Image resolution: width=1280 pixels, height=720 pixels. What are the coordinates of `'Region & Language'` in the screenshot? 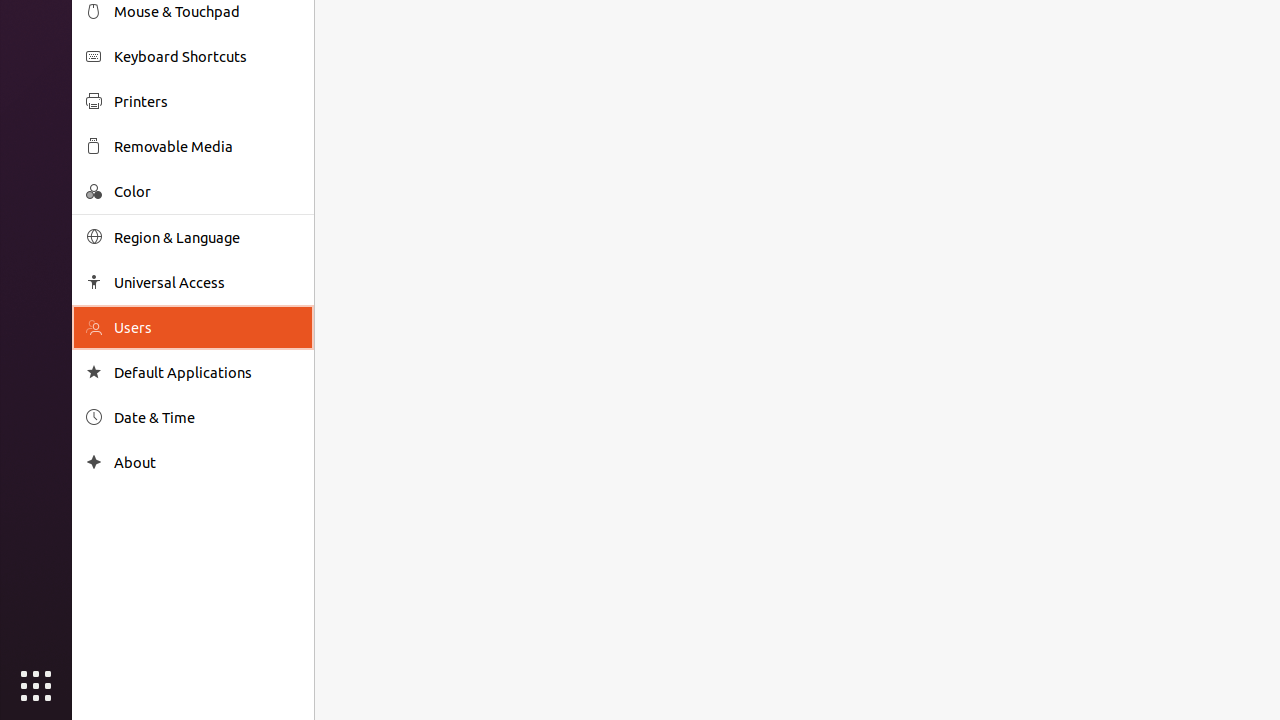 It's located at (206, 236).